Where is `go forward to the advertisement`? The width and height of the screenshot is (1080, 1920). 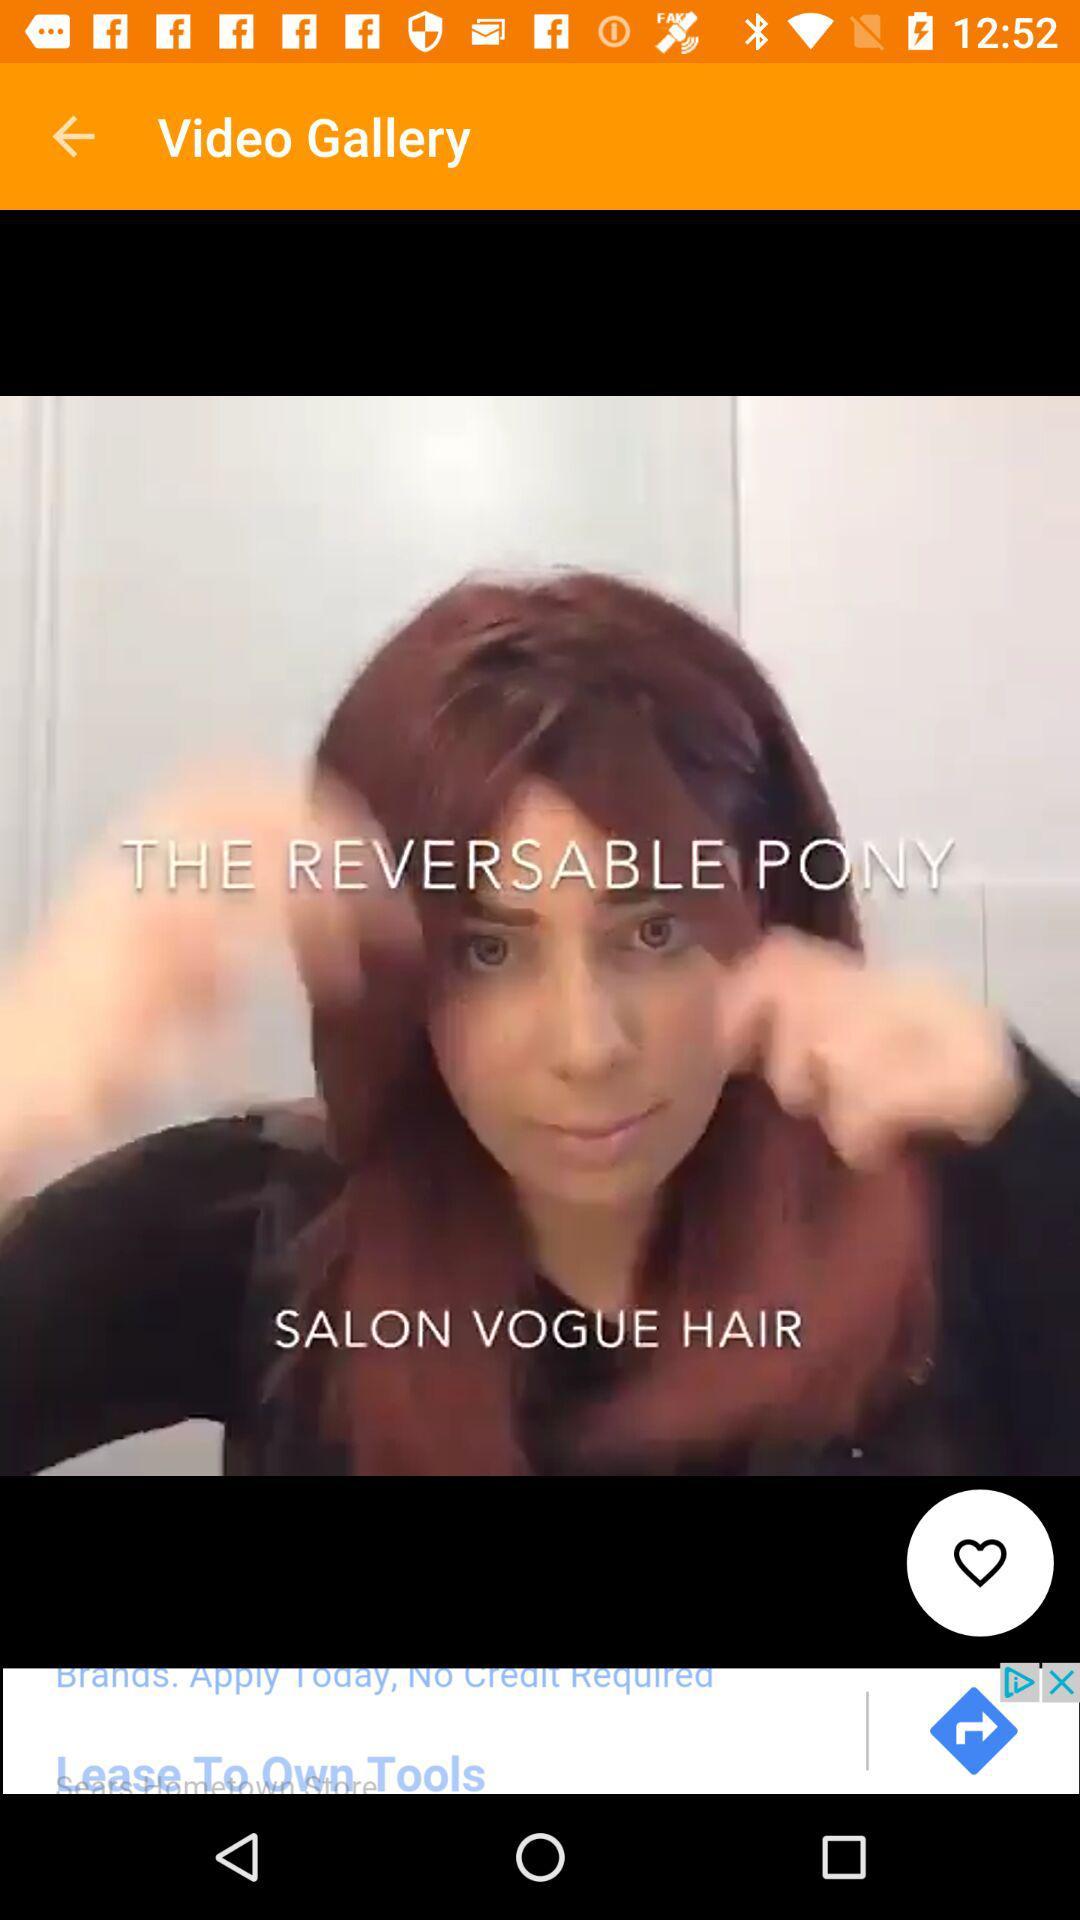
go forward to the advertisement is located at coordinates (540, 1727).